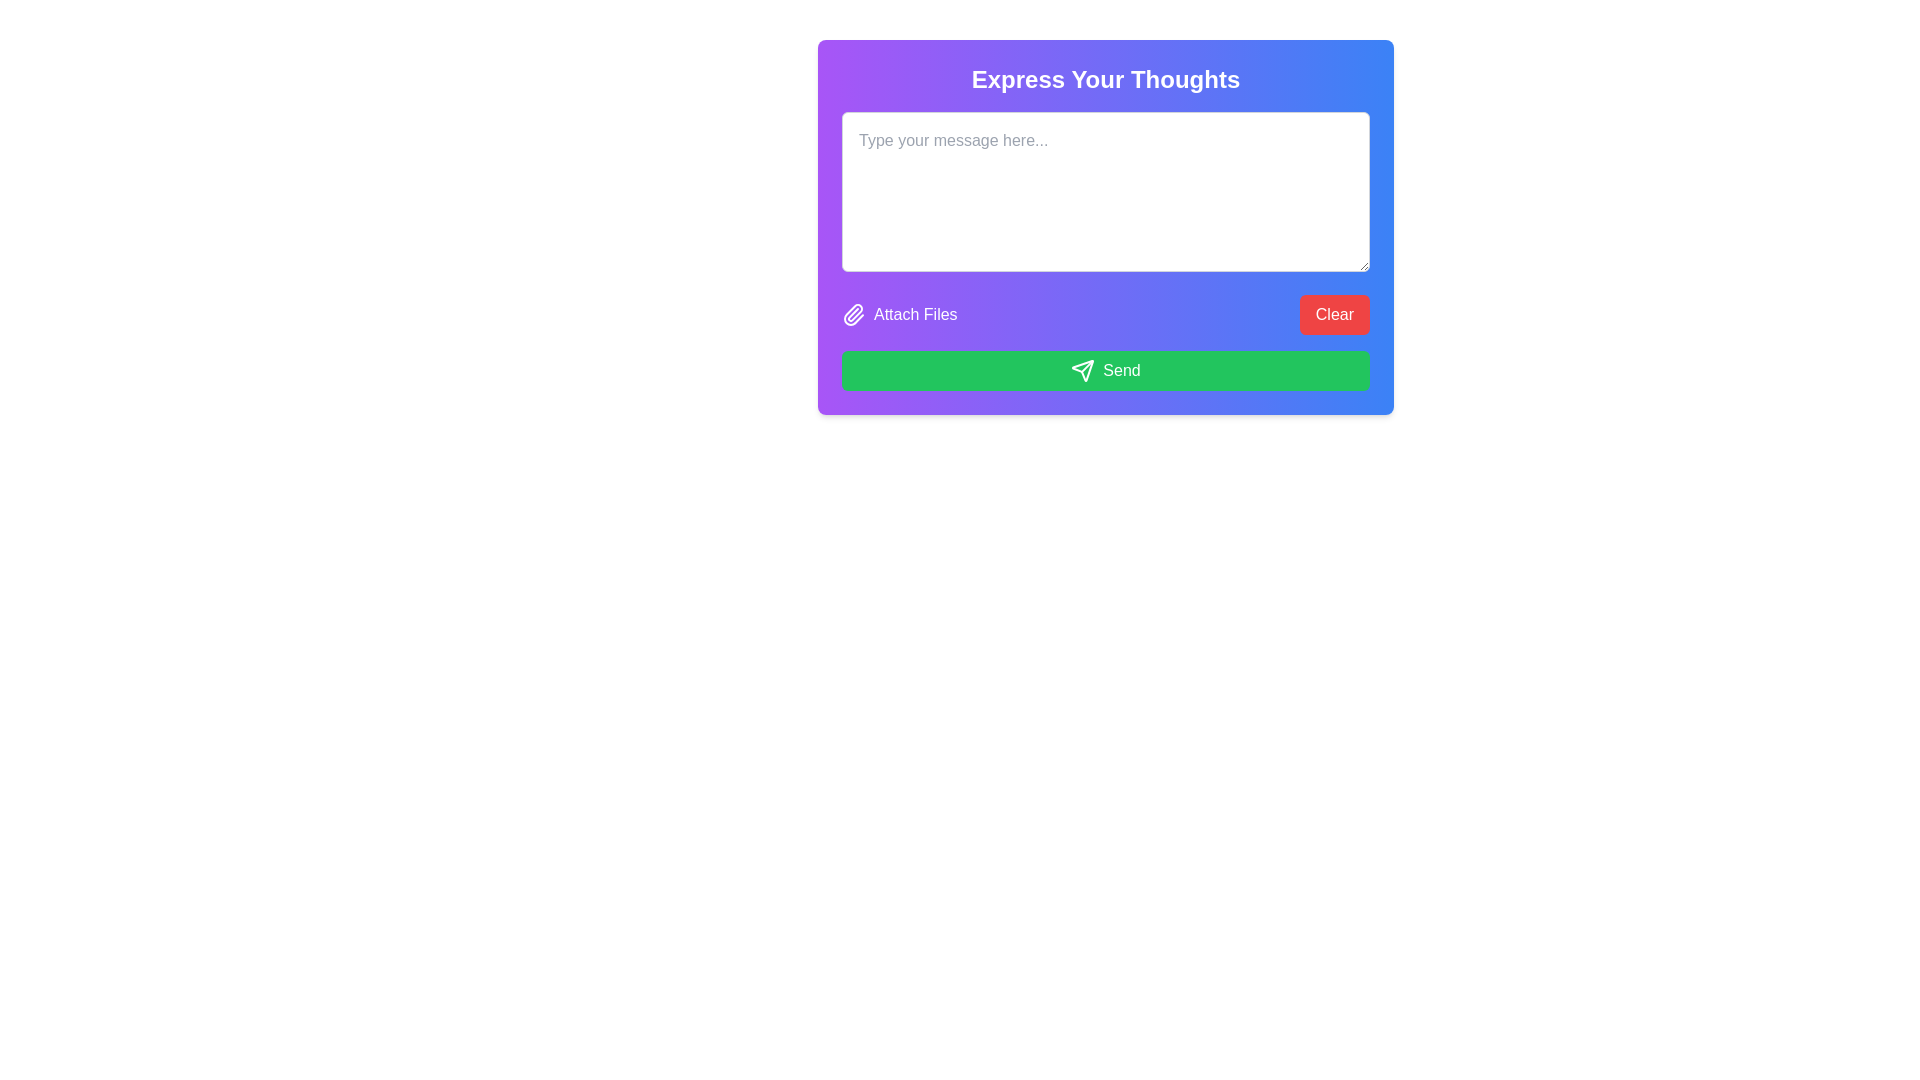  Describe the element at coordinates (914, 315) in the screenshot. I see `the text label that serves as an option to attach files` at that location.